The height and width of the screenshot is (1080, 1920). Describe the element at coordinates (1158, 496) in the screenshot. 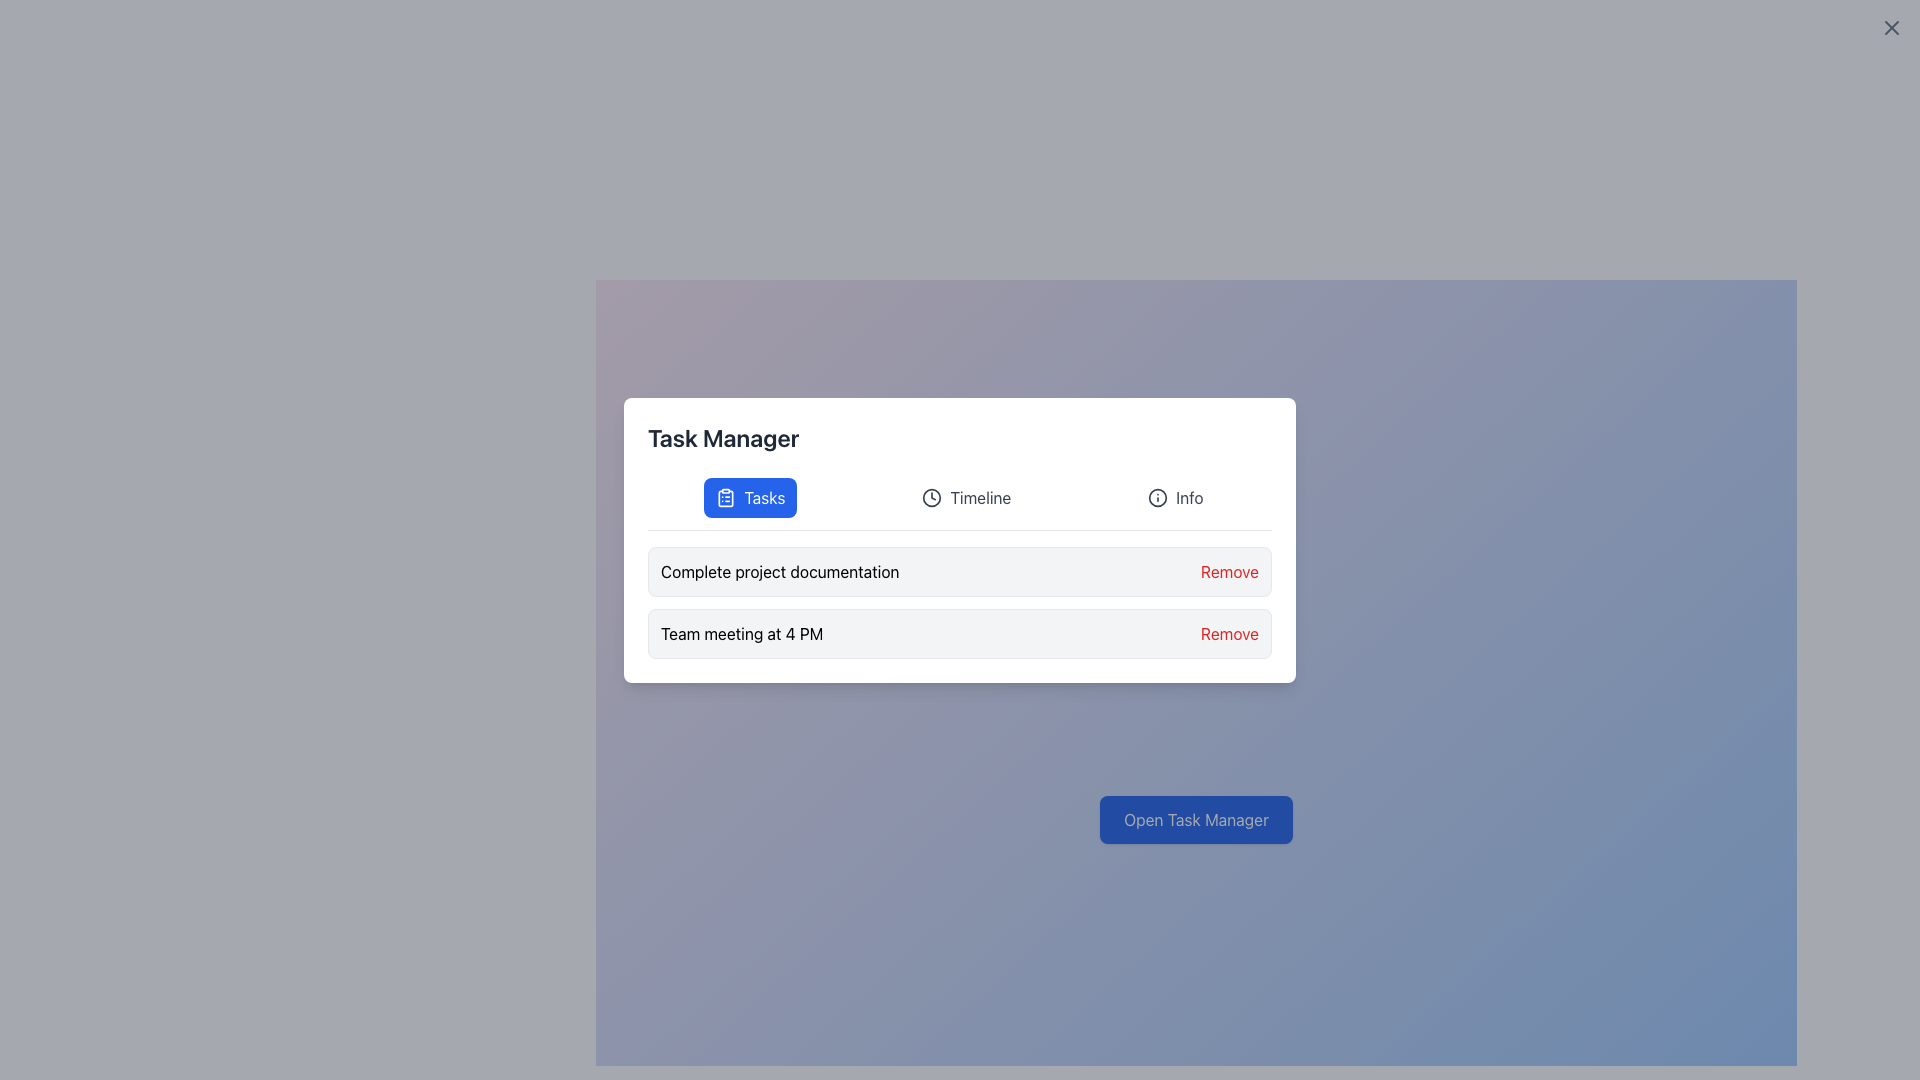

I see `the circular icon with an 'i' symbol inside, which is part of the navigation bar labeled 'Info' at the top-right corner of the interface` at that location.